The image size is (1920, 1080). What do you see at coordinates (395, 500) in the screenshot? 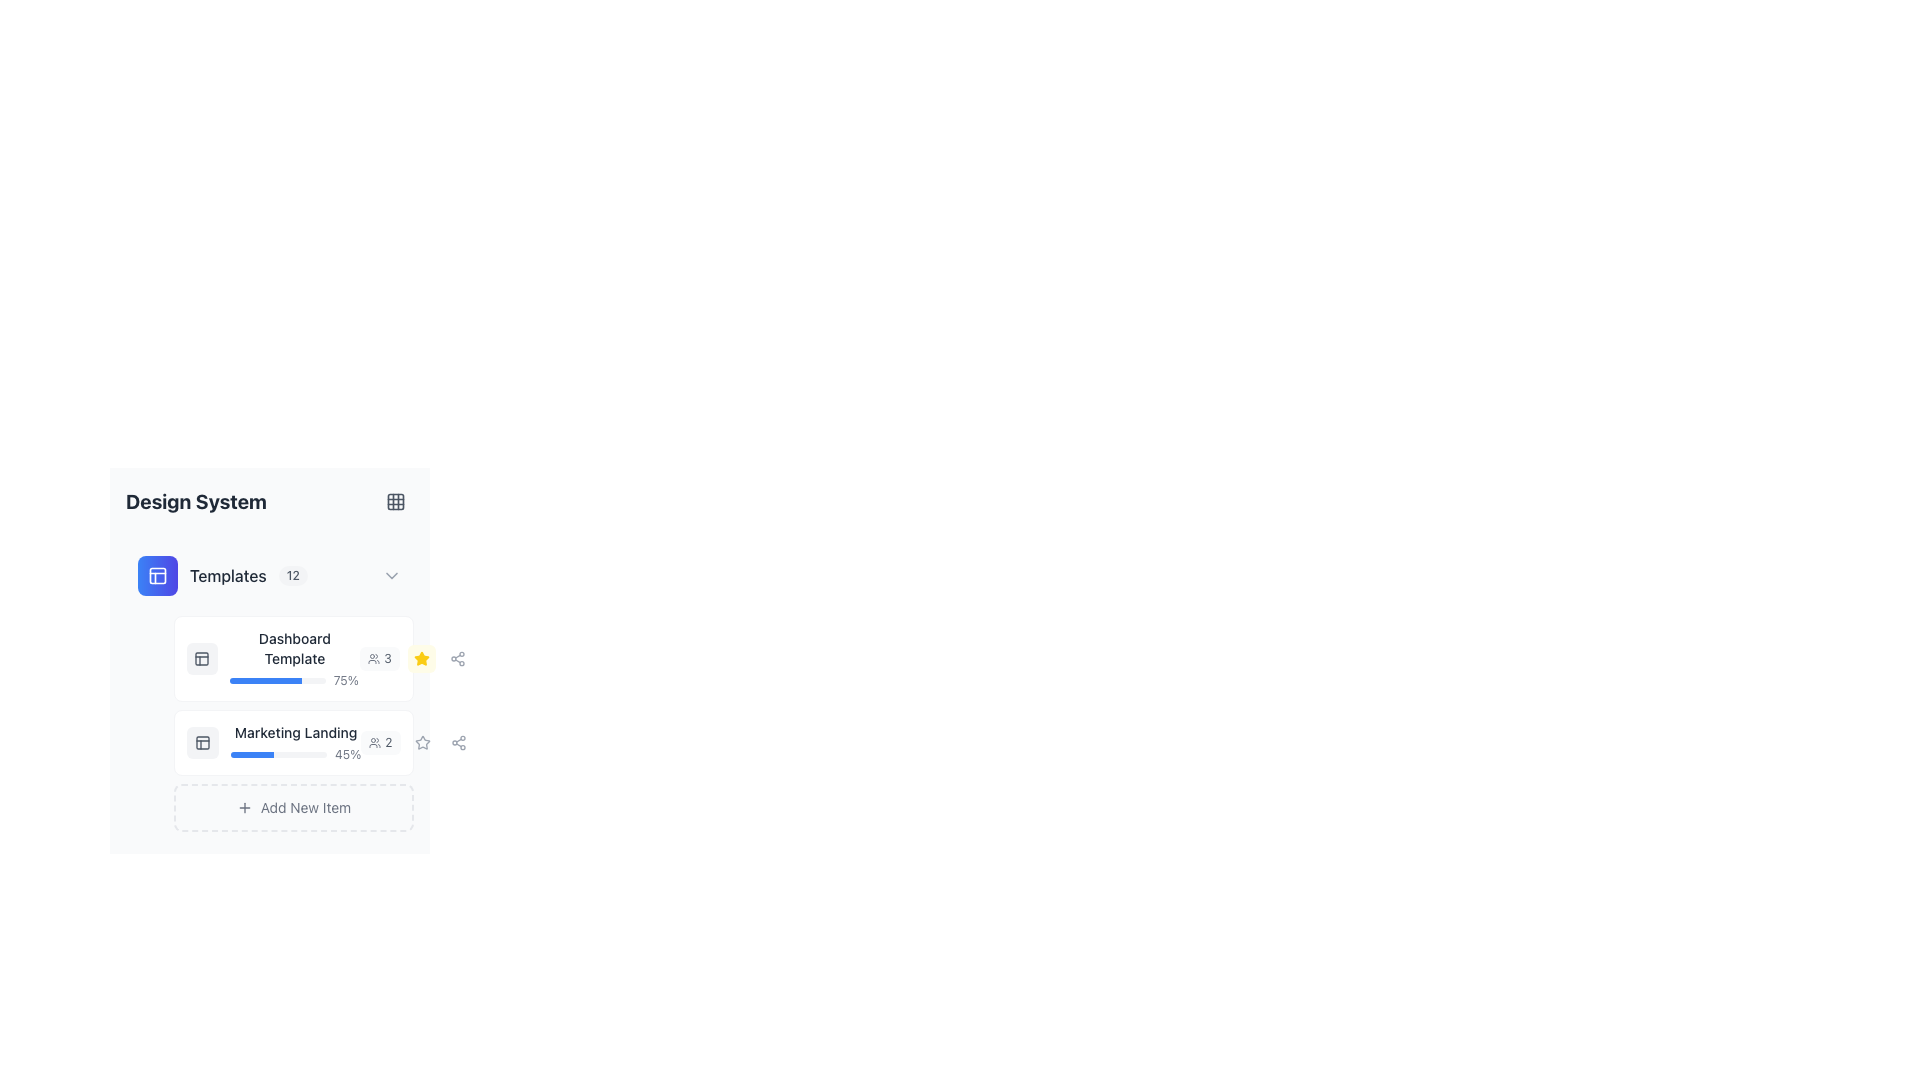
I see `the square button with a grid-like icon composed of nine small squares arranged in a 3x3 pattern located at the top-right corner of the 'Design System' section` at bounding box center [395, 500].